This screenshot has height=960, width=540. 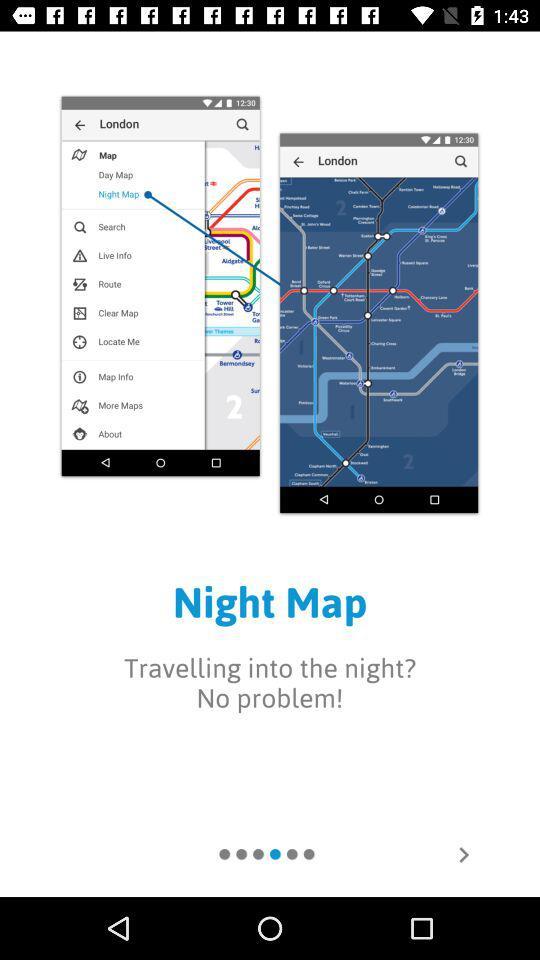 I want to click on move to next page, so click(x=463, y=853).